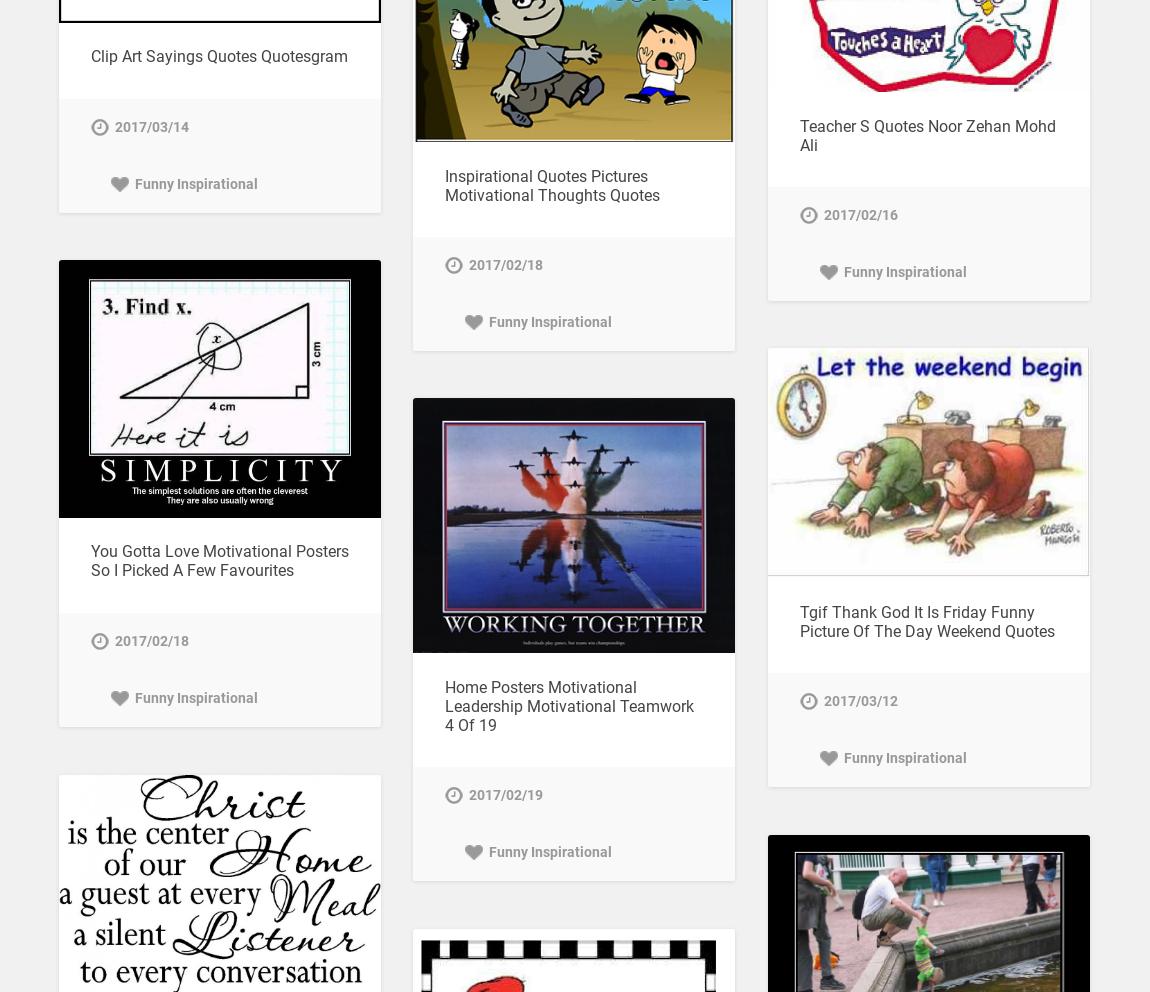  Describe the element at coordinates (112, 126) in the screenshot. I see `'2017/03/14'` at that location.